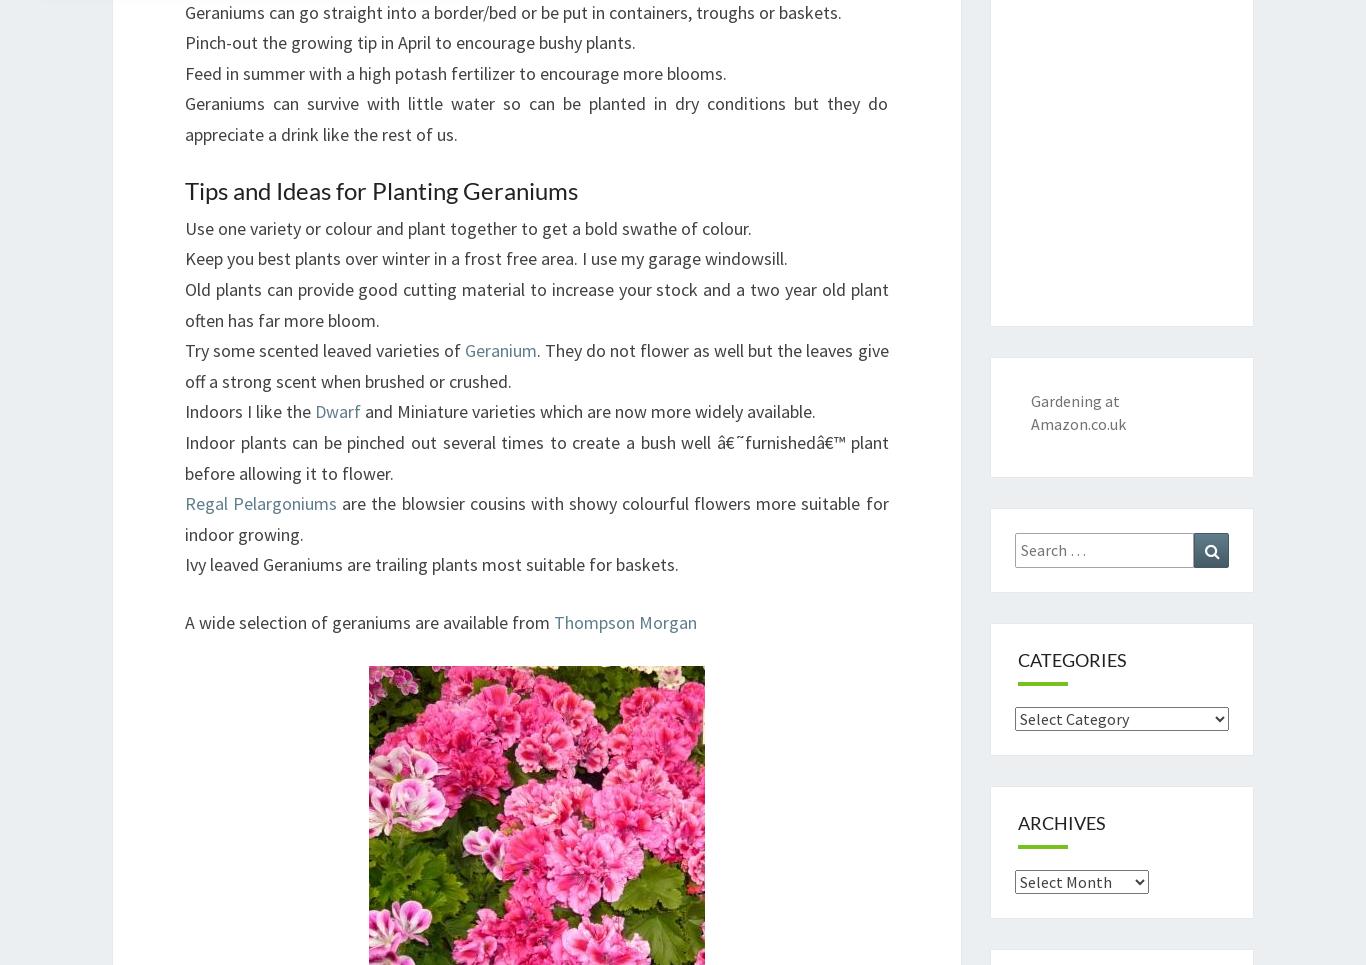  What do you see at coordinates (183, 365) in the screenshot?
I see `'. They do not flower as well but the leaves give off a strong scent when brushed or crushed.'` at bounding box center [183, 365].